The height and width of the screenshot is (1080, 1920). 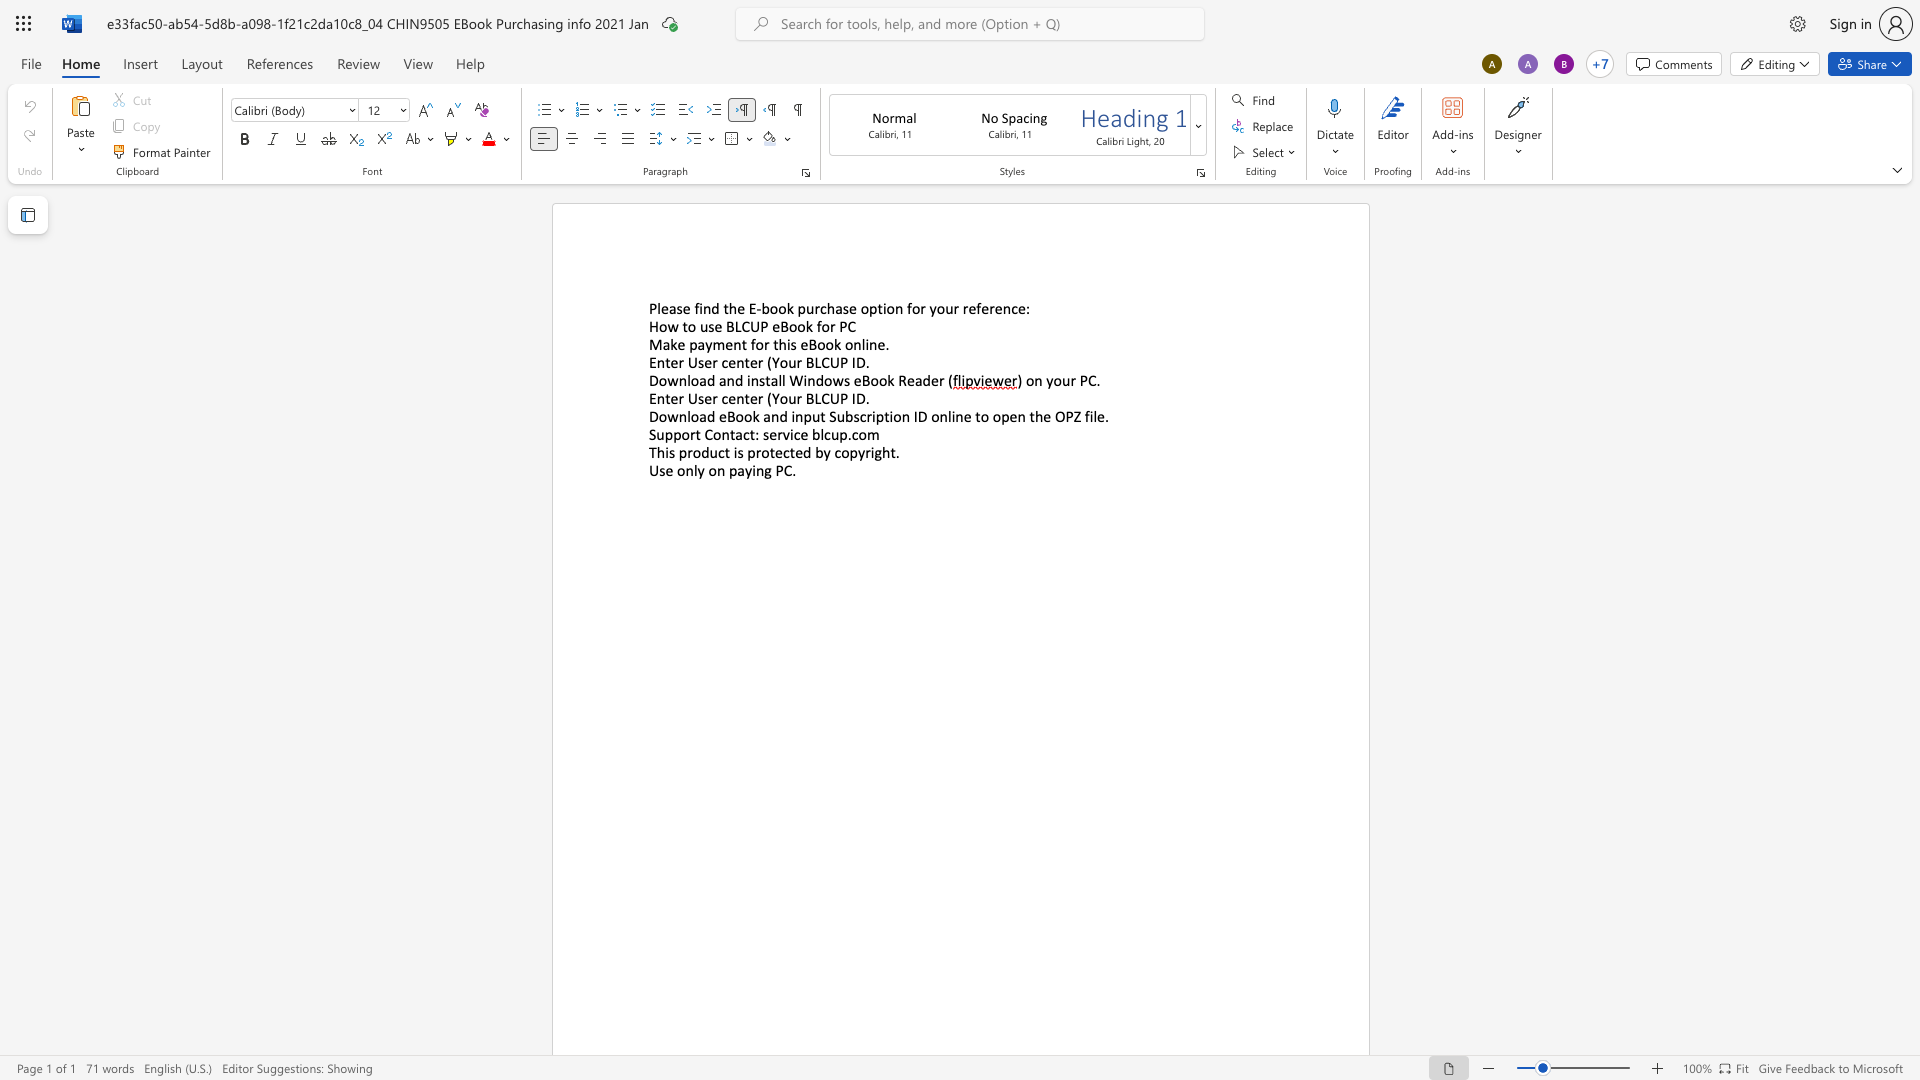 I want to click on the 1th character "y" in the text, so click(x=932, y=308).